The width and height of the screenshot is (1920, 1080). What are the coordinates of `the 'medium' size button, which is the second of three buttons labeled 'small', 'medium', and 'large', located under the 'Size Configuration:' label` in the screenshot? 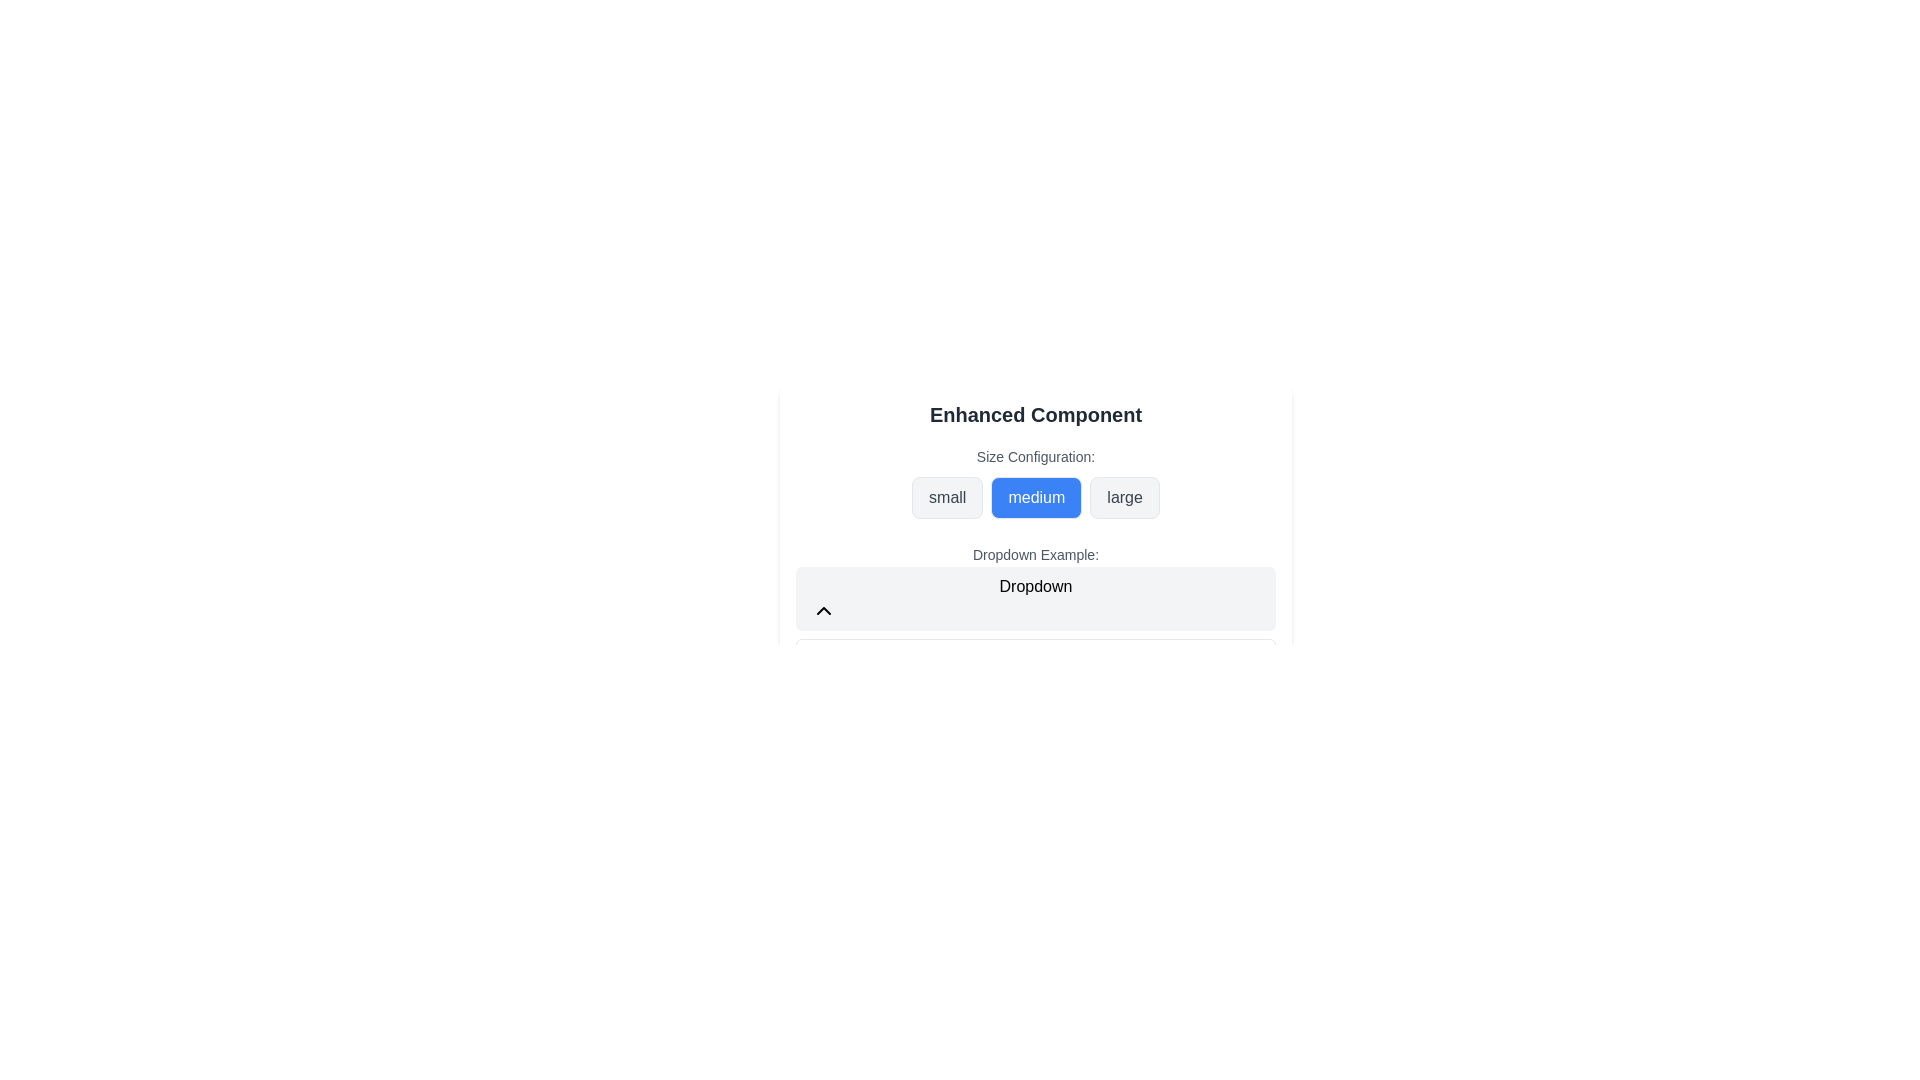 It's located at (1036, 496).